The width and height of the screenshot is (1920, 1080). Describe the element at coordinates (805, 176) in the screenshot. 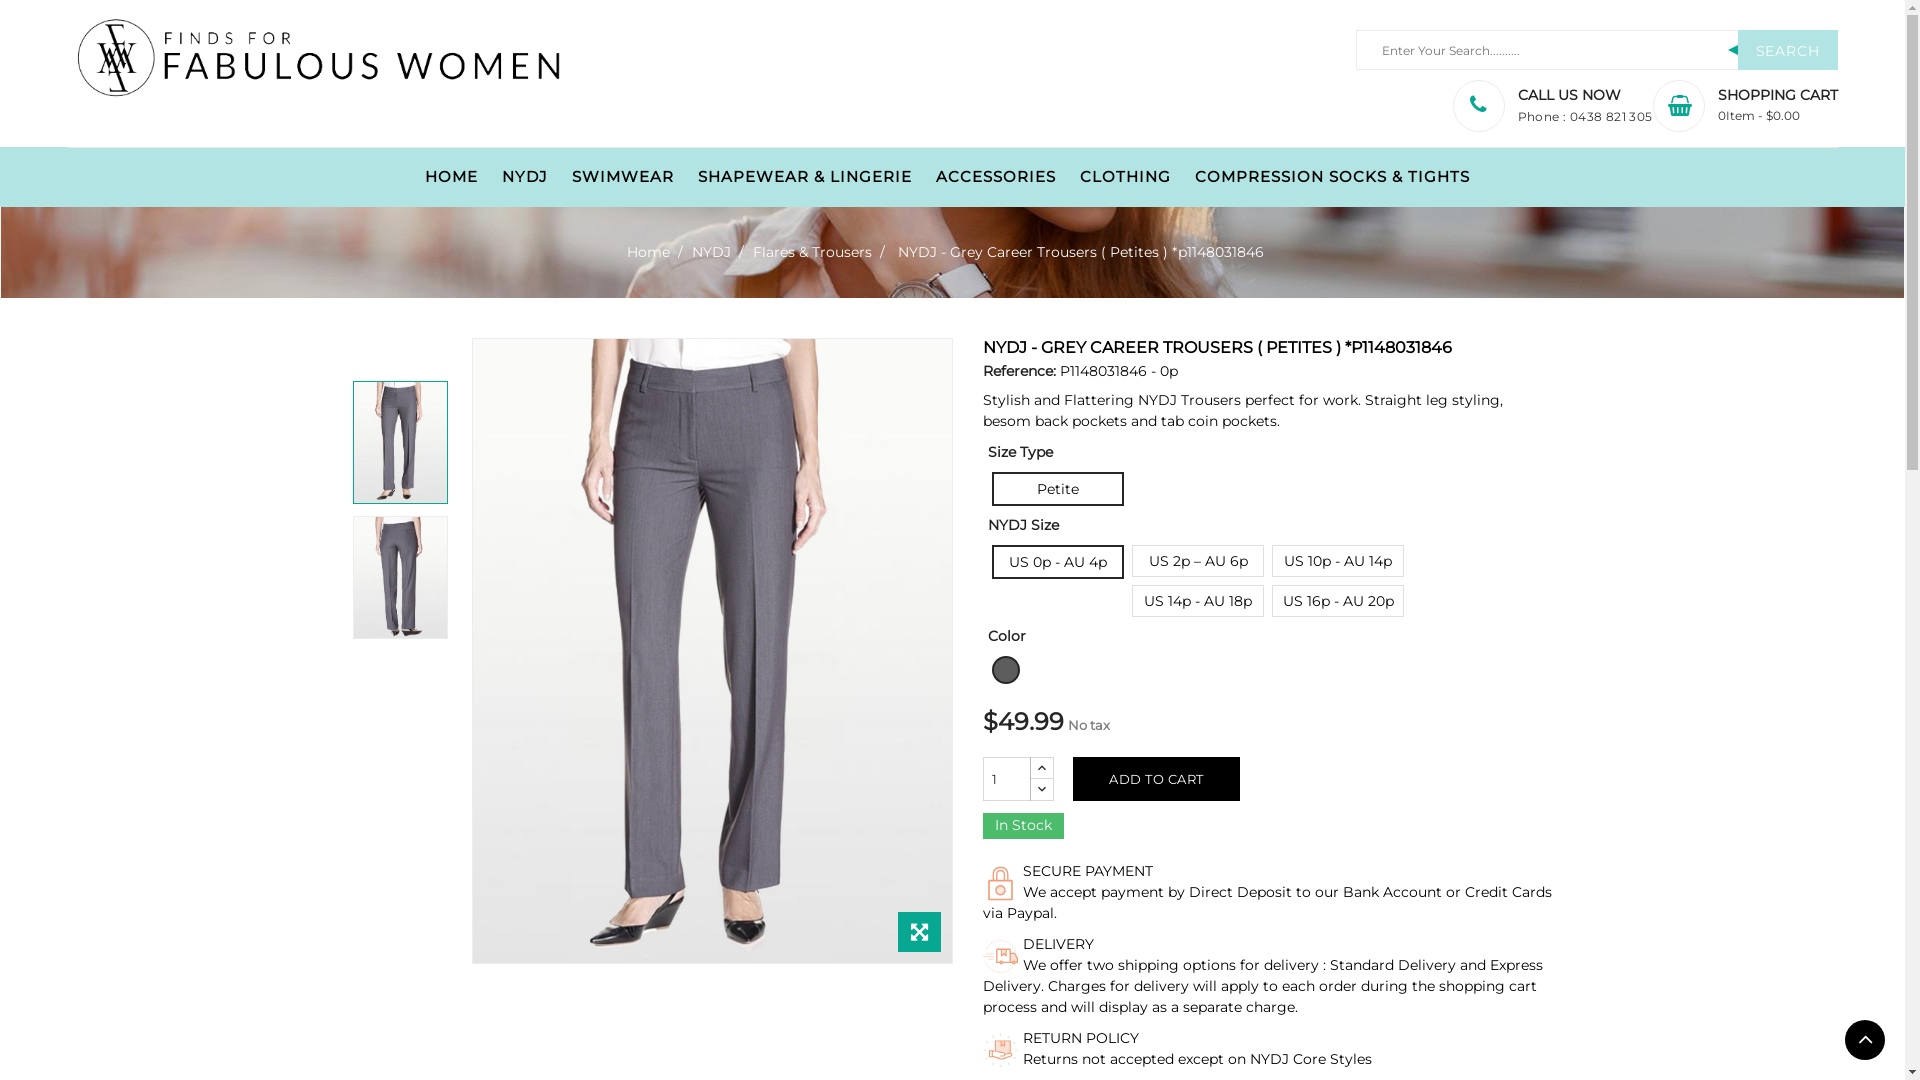

I see `'SHAPEWEAR & LINGERIE'` at that location.